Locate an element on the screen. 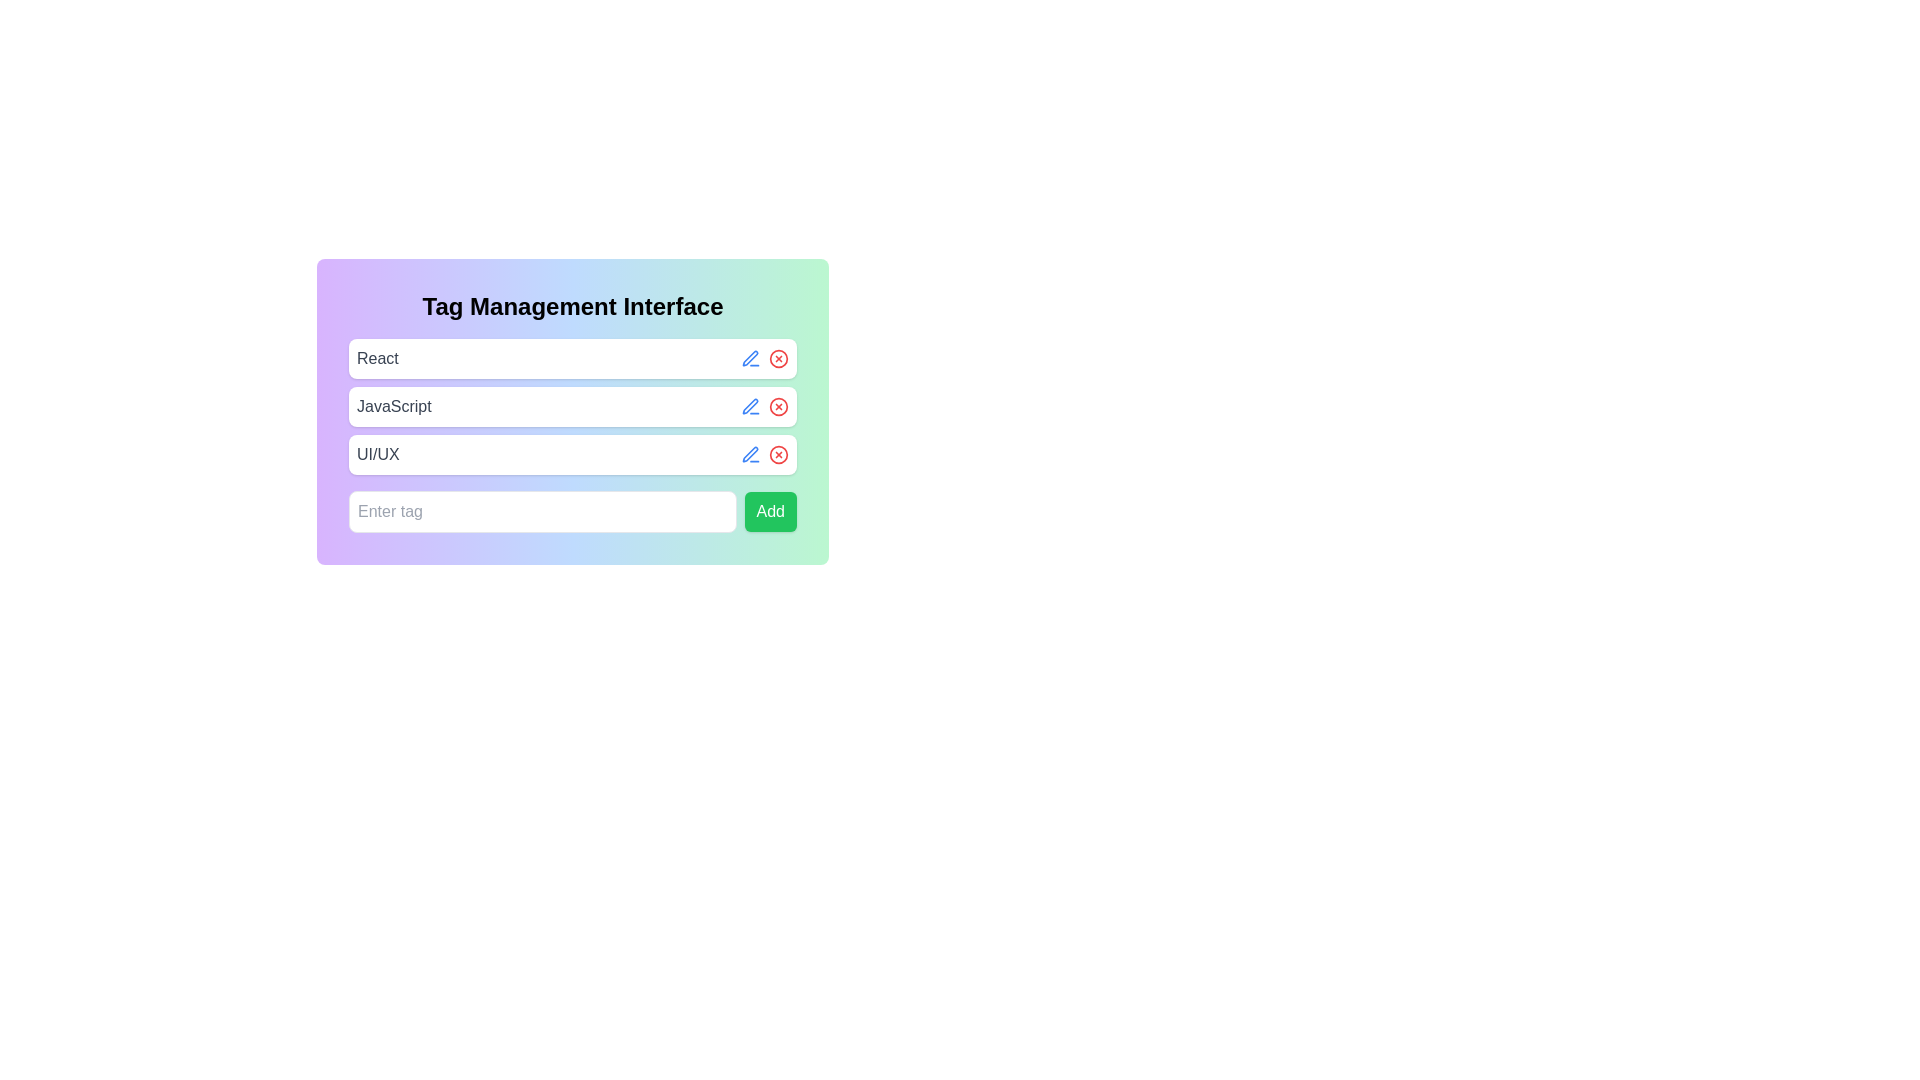  the edit icon associated with the 'JavaScript' text field is located at coordinates (749, 357).